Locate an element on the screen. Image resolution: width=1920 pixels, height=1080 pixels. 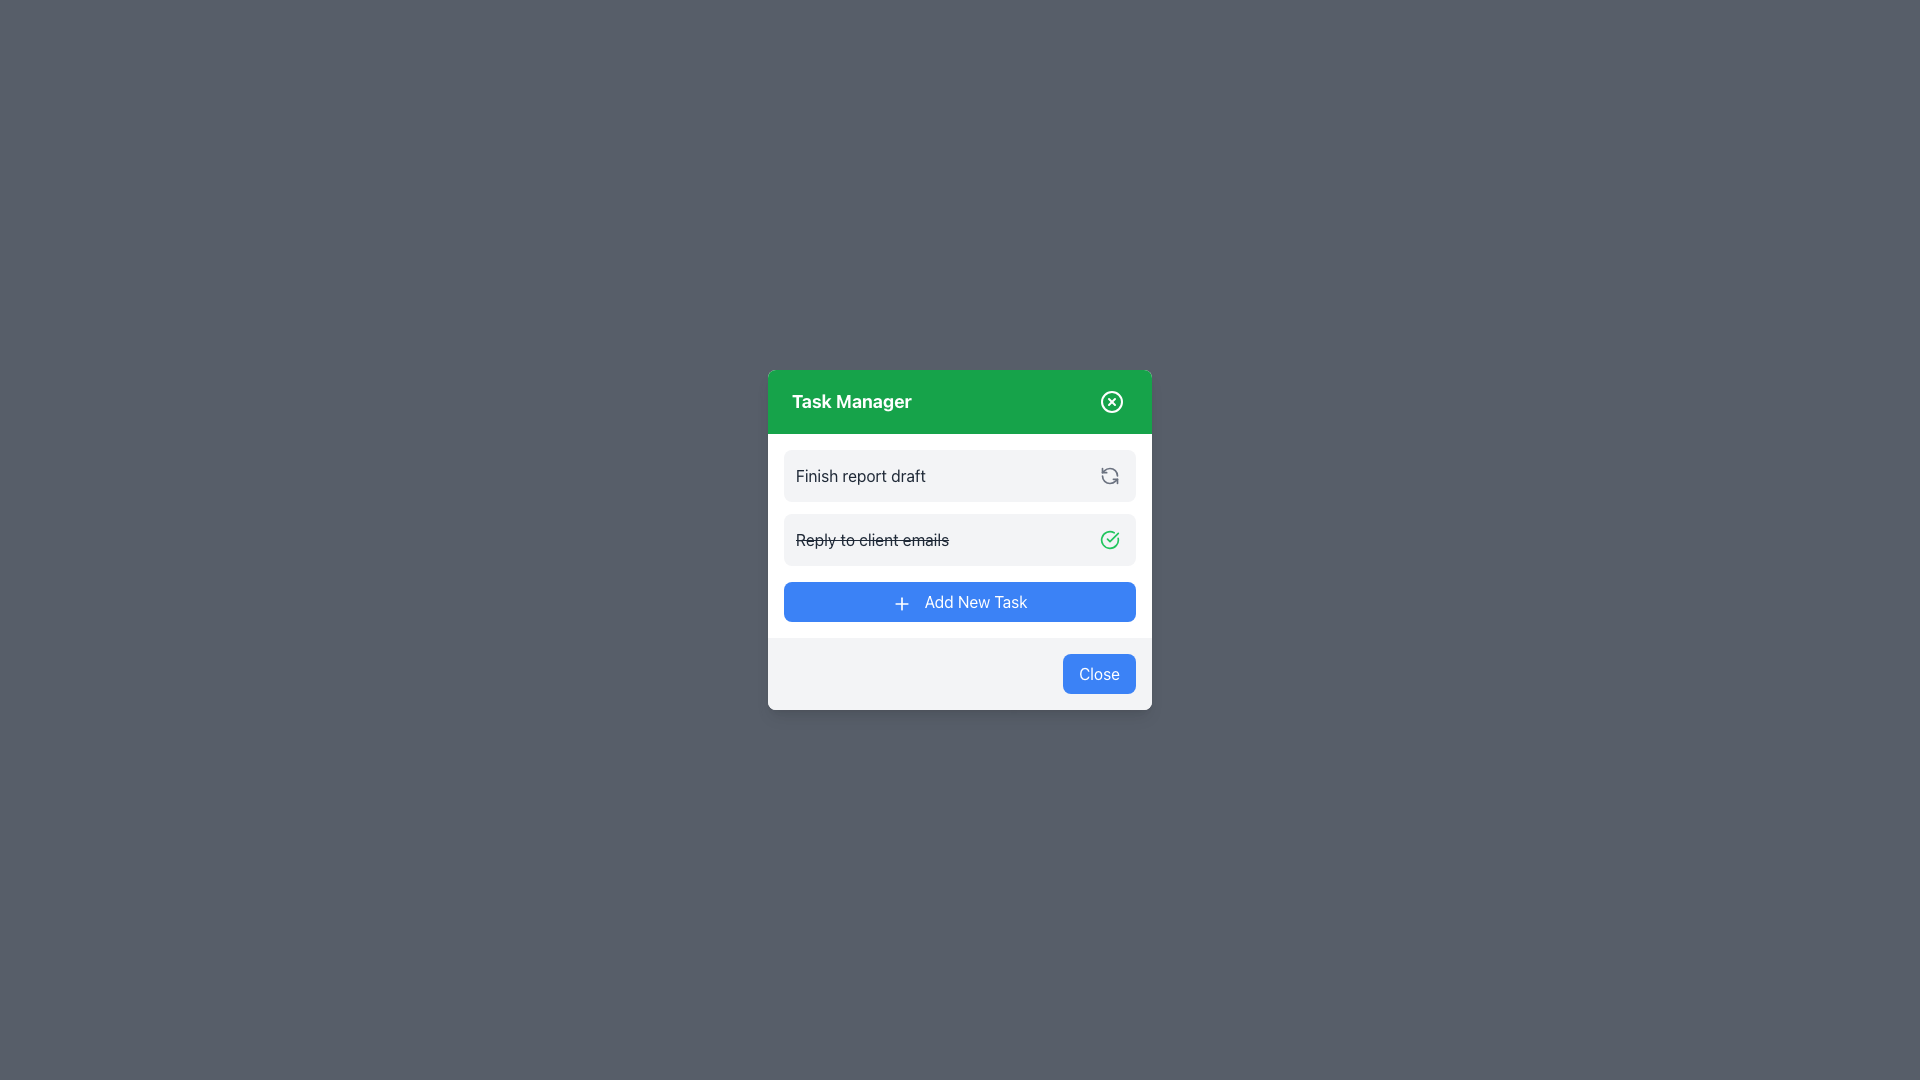
'Task Manager' label, which is a bold text label in white on a green background, centrally positioned in the top green bar of the modal is located at coordinates (851, 401).